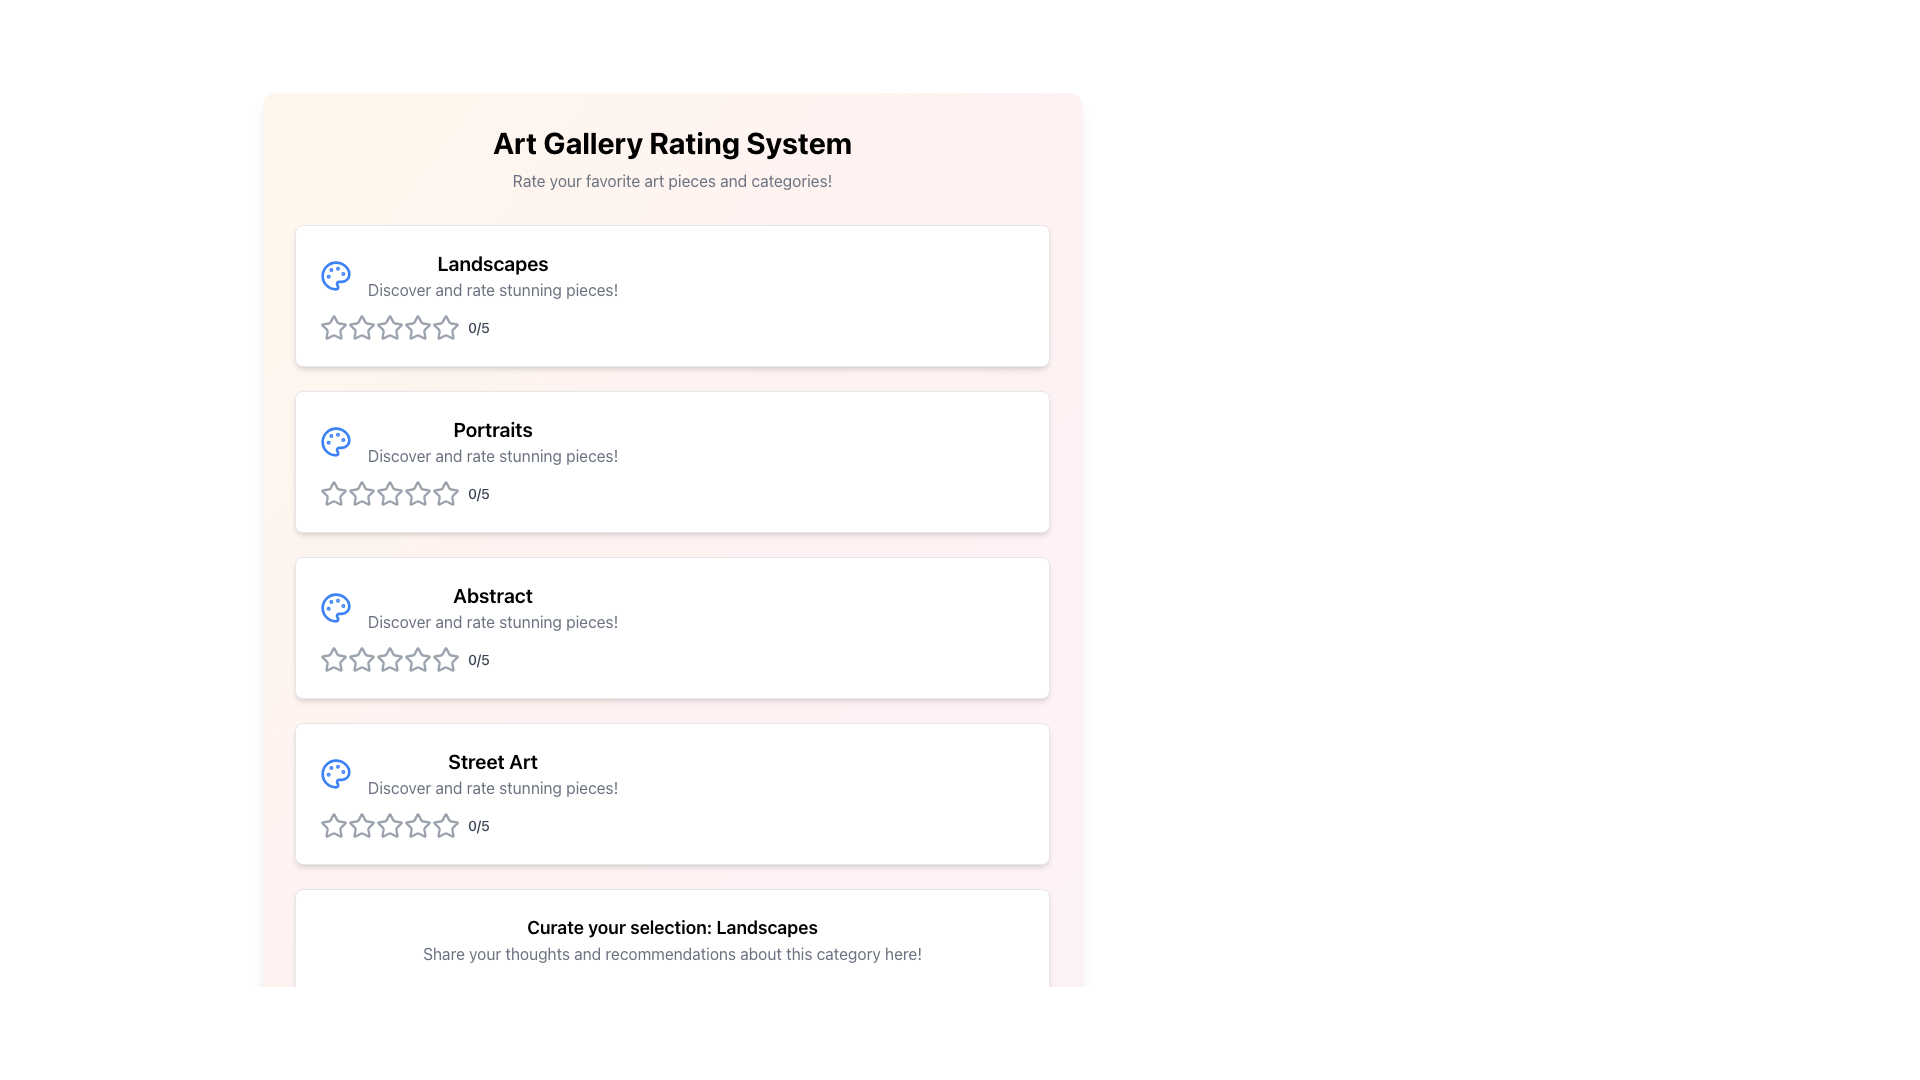  What do you see at coordinates (416, 659) in the screenshot?
I see `the fourth star icon in the five-star rating system` at bounding box center [416, 659].